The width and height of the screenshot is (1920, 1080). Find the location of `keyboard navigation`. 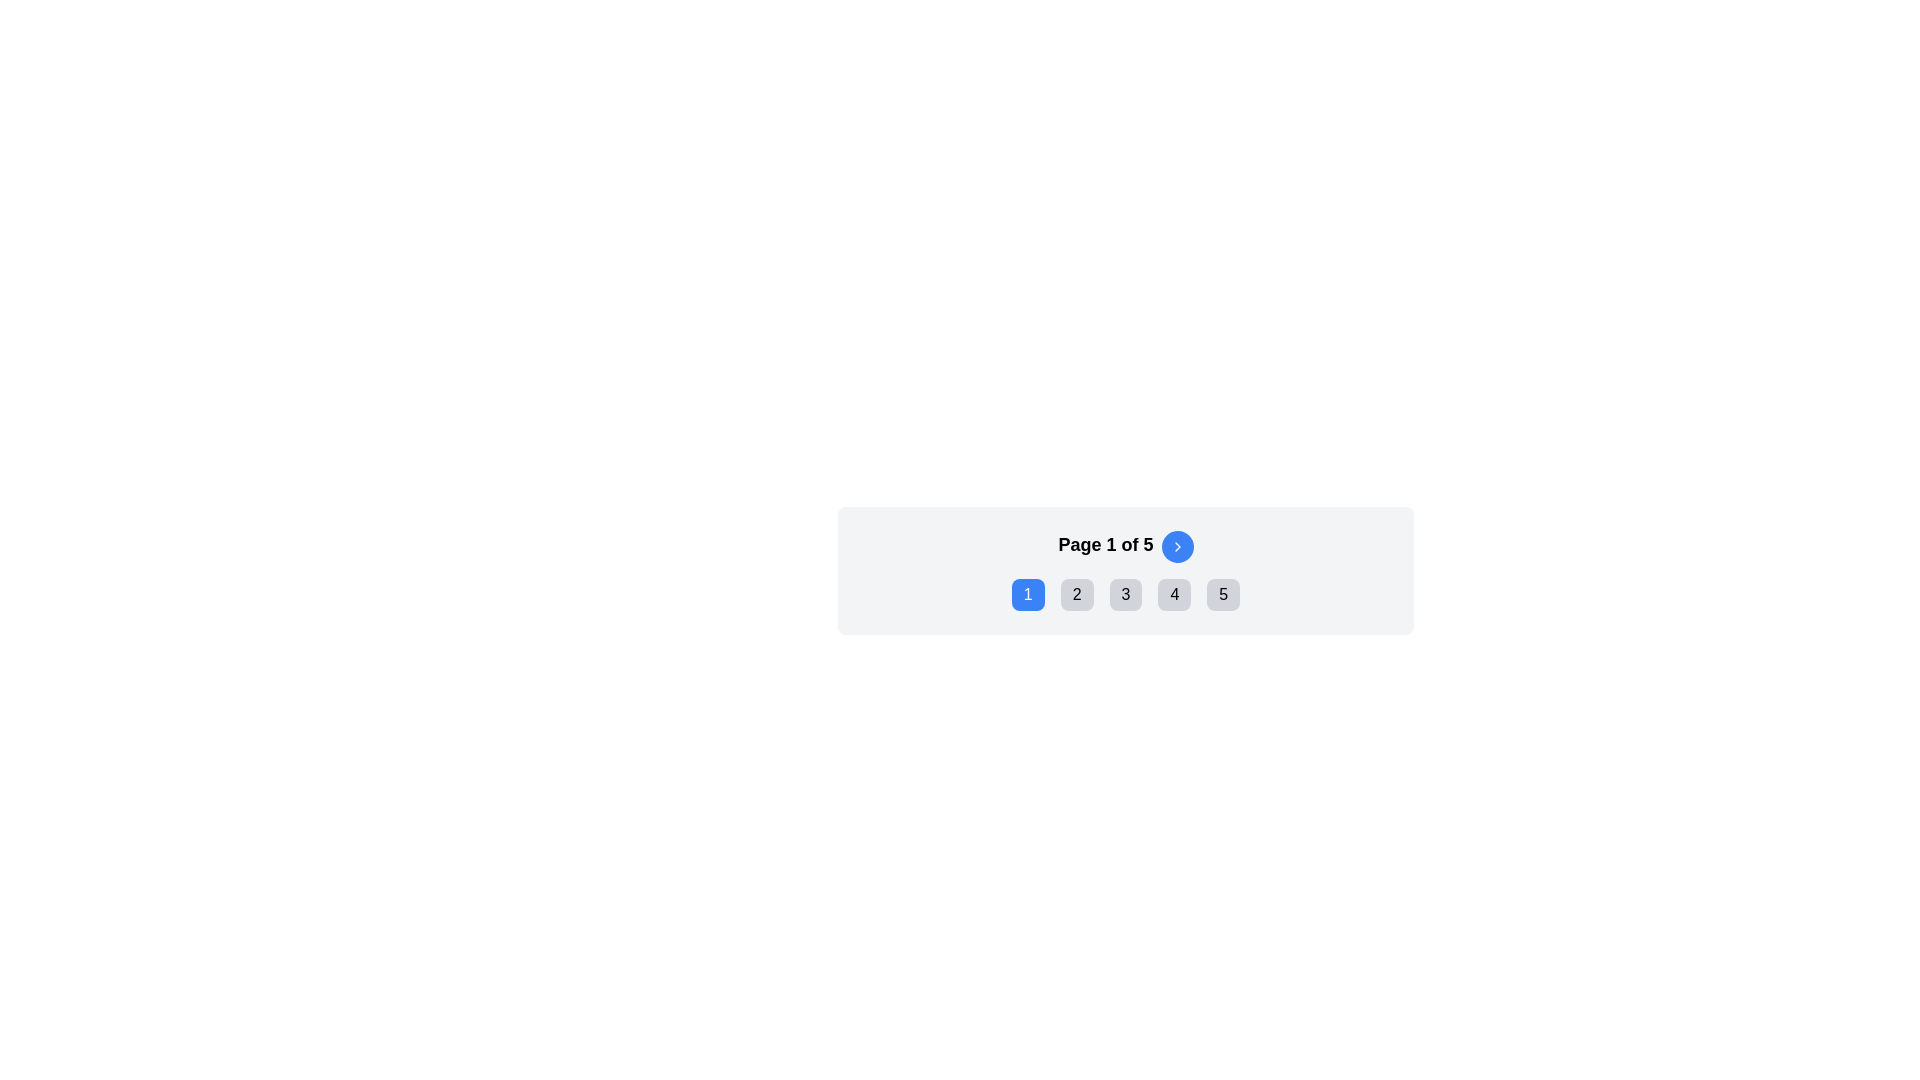

keyboard navigation is located at coordinates (1126, 593).